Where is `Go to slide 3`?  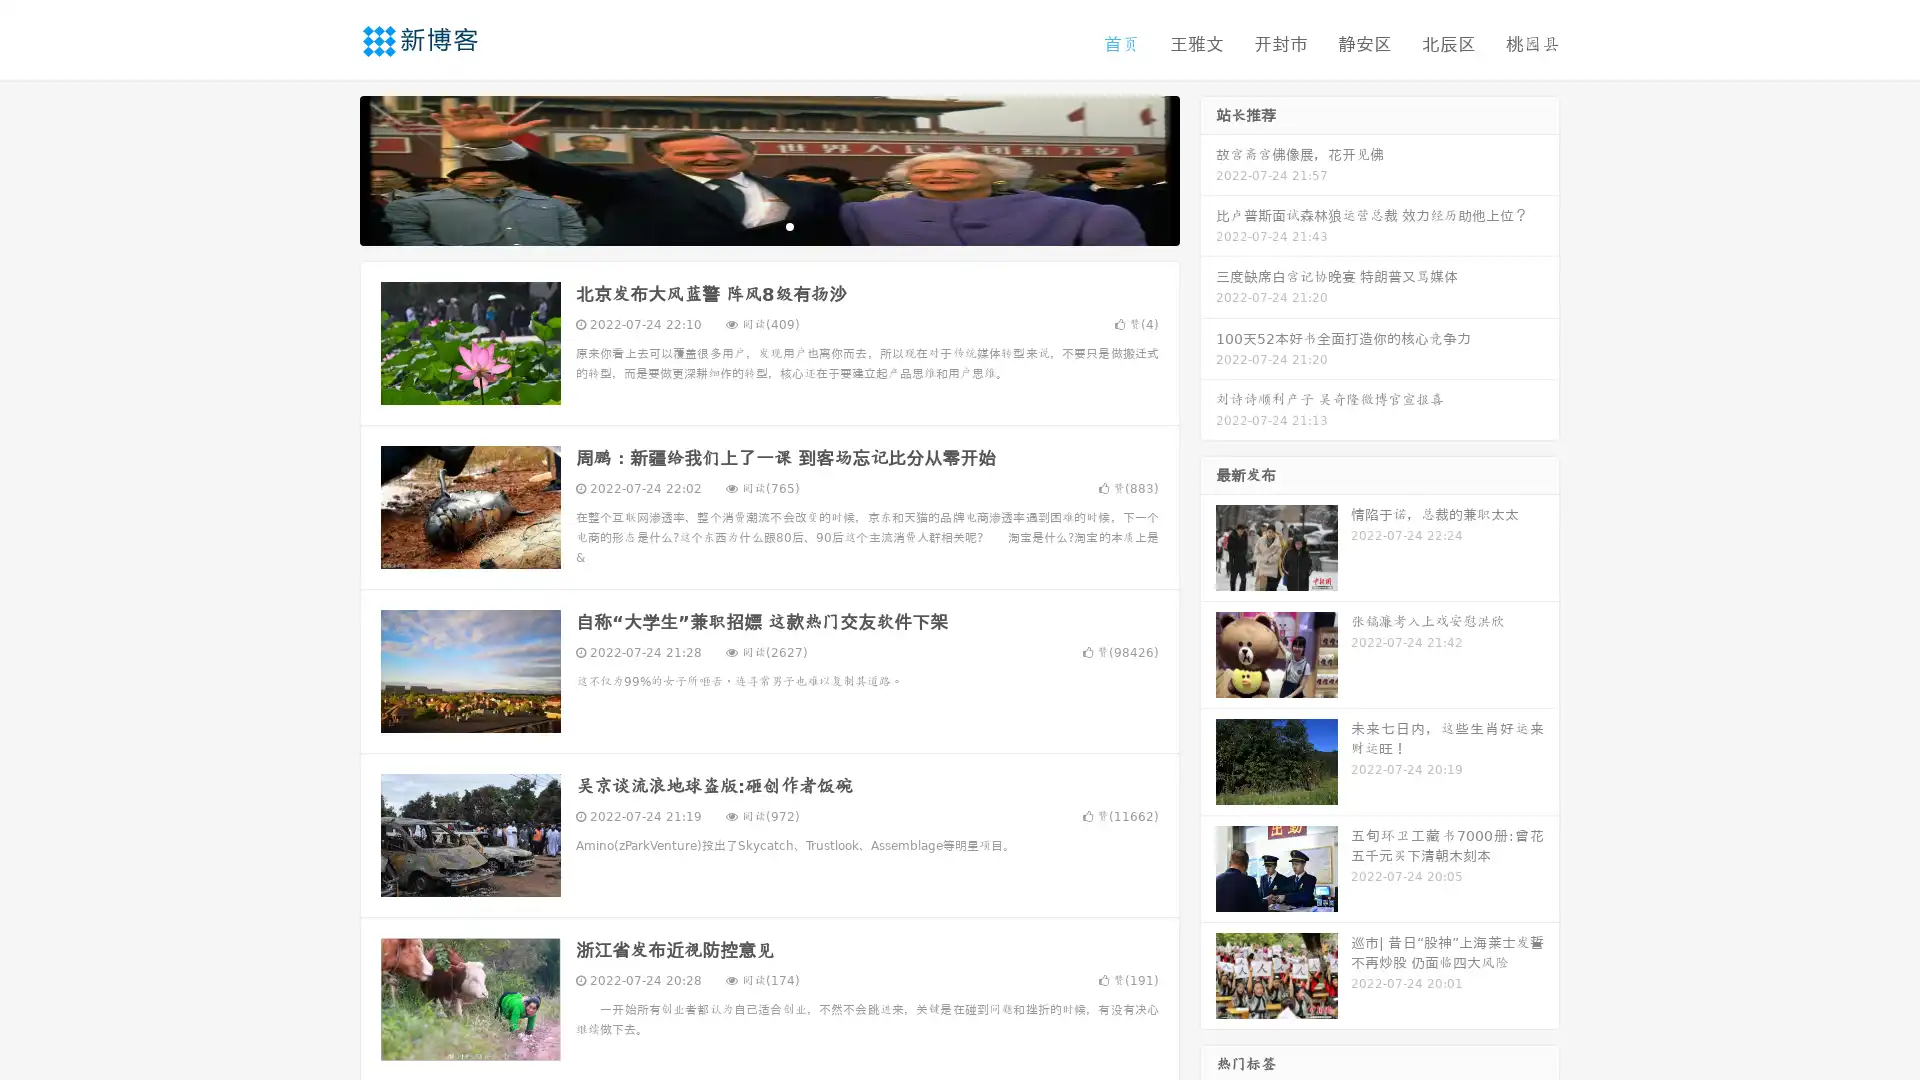
Go to slide 3 is located at coordinates (789, 225).